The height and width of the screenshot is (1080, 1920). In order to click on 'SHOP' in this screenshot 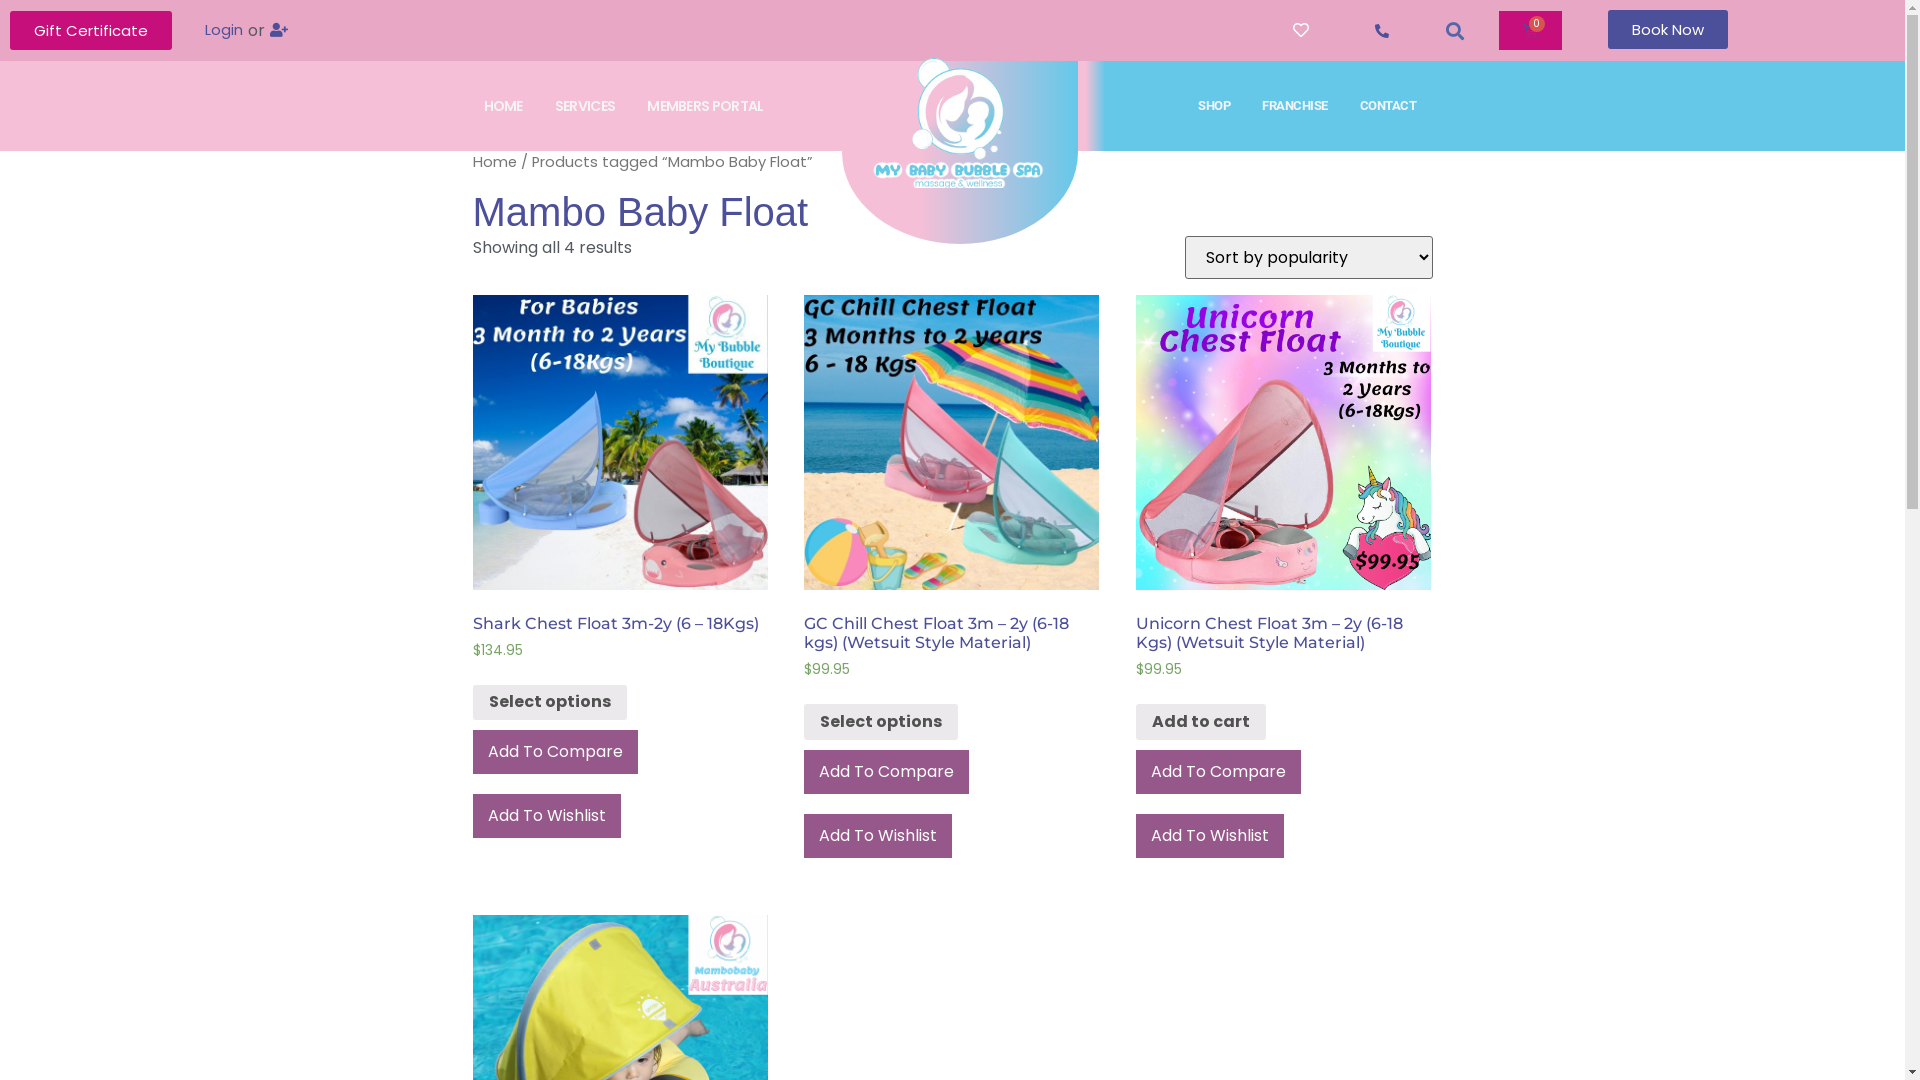, I will do `click(1181, 105)`.